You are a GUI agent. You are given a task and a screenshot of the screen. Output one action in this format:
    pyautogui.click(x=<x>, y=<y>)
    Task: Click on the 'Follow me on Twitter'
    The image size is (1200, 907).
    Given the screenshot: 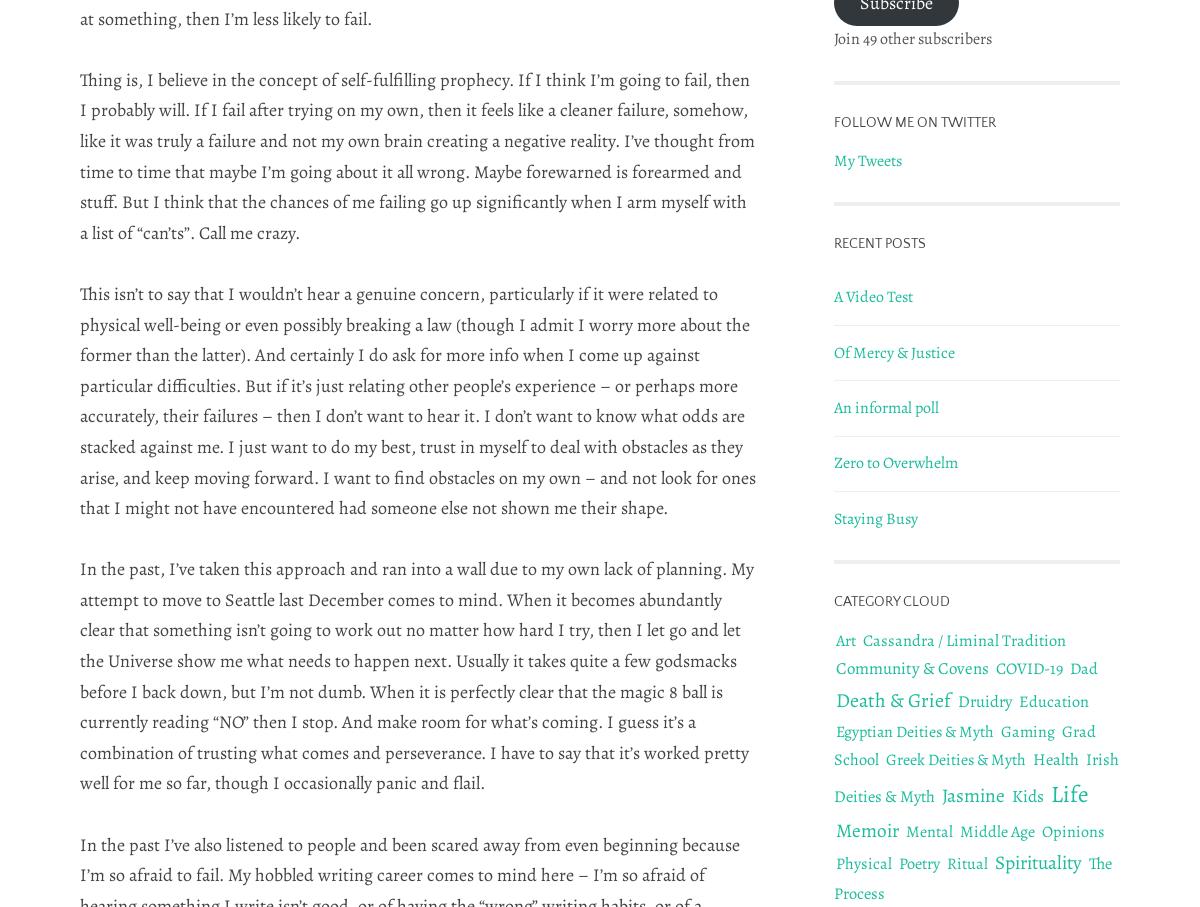 What is the action you would take?
    pyautogui.click(x=915, y=120)
    